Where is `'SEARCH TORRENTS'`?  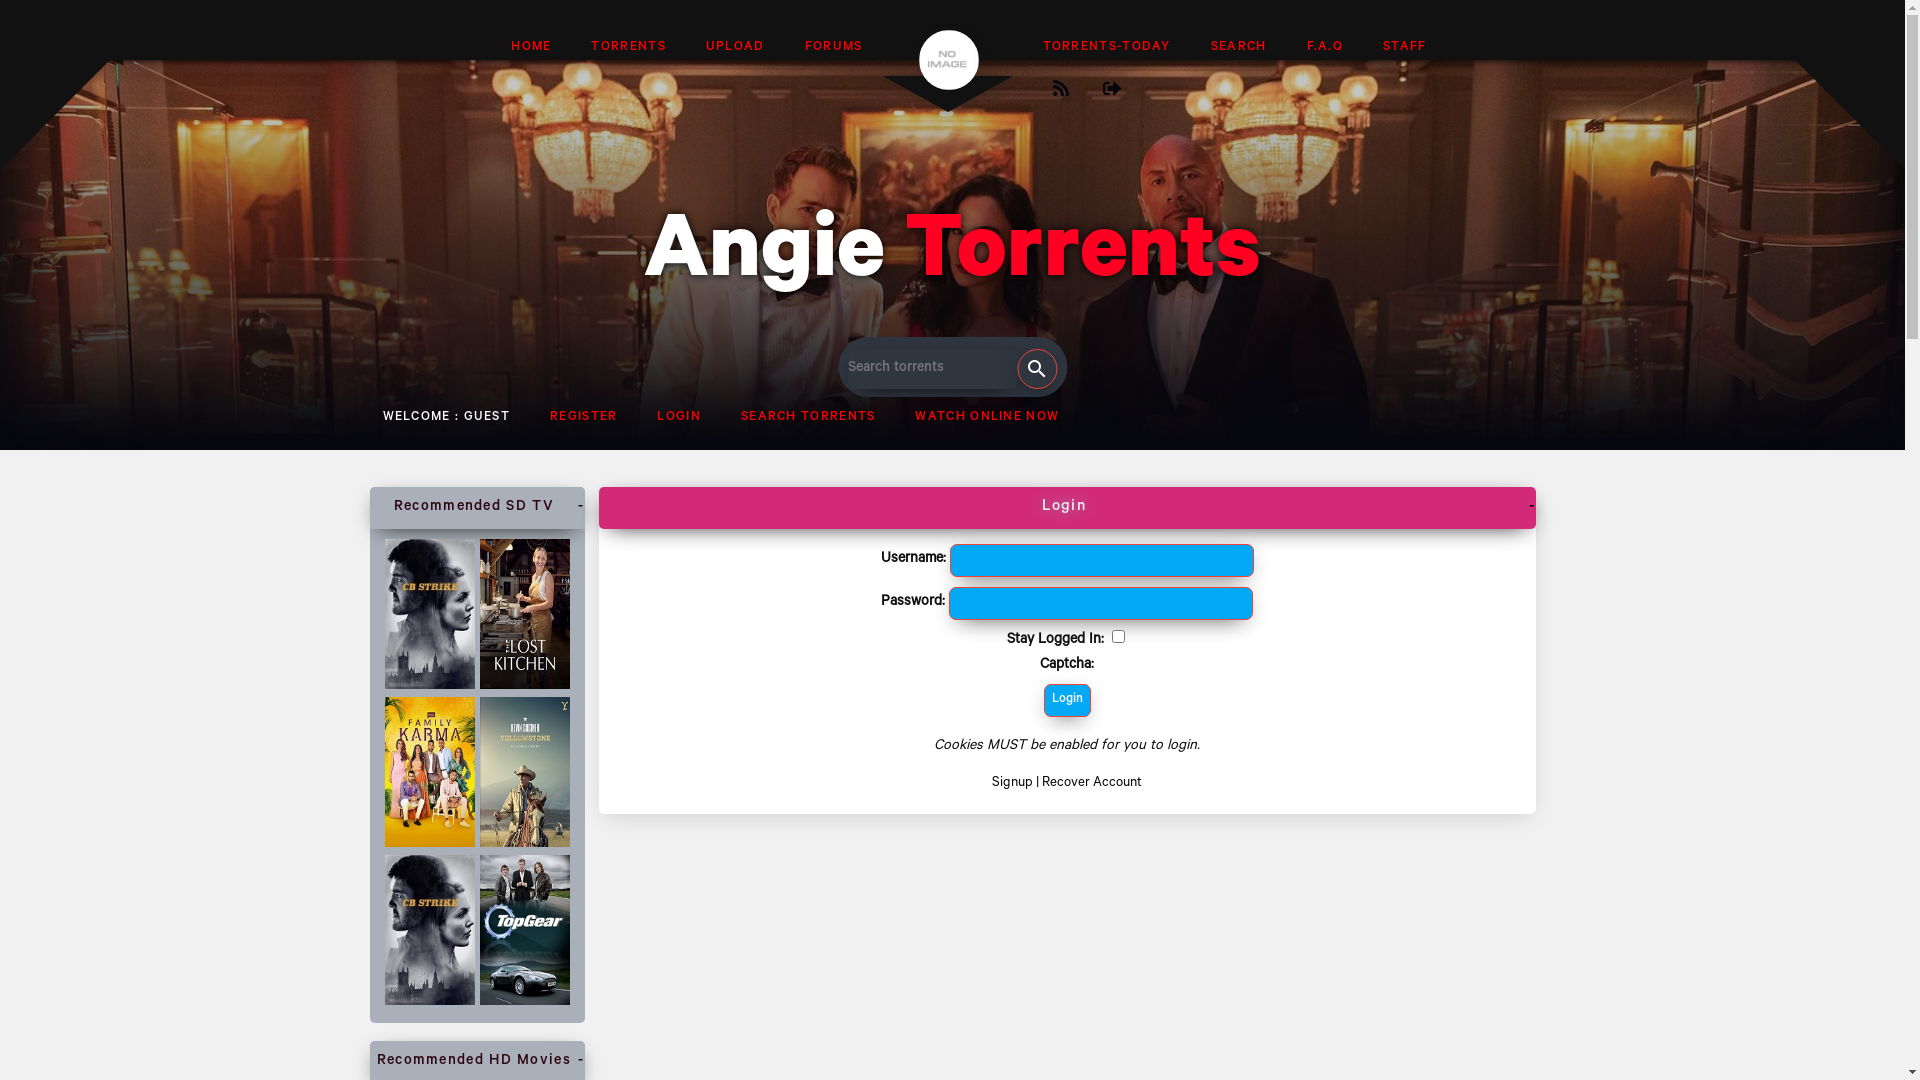
'SEARCH TORRENTS' is located at coordinates (808, 417).